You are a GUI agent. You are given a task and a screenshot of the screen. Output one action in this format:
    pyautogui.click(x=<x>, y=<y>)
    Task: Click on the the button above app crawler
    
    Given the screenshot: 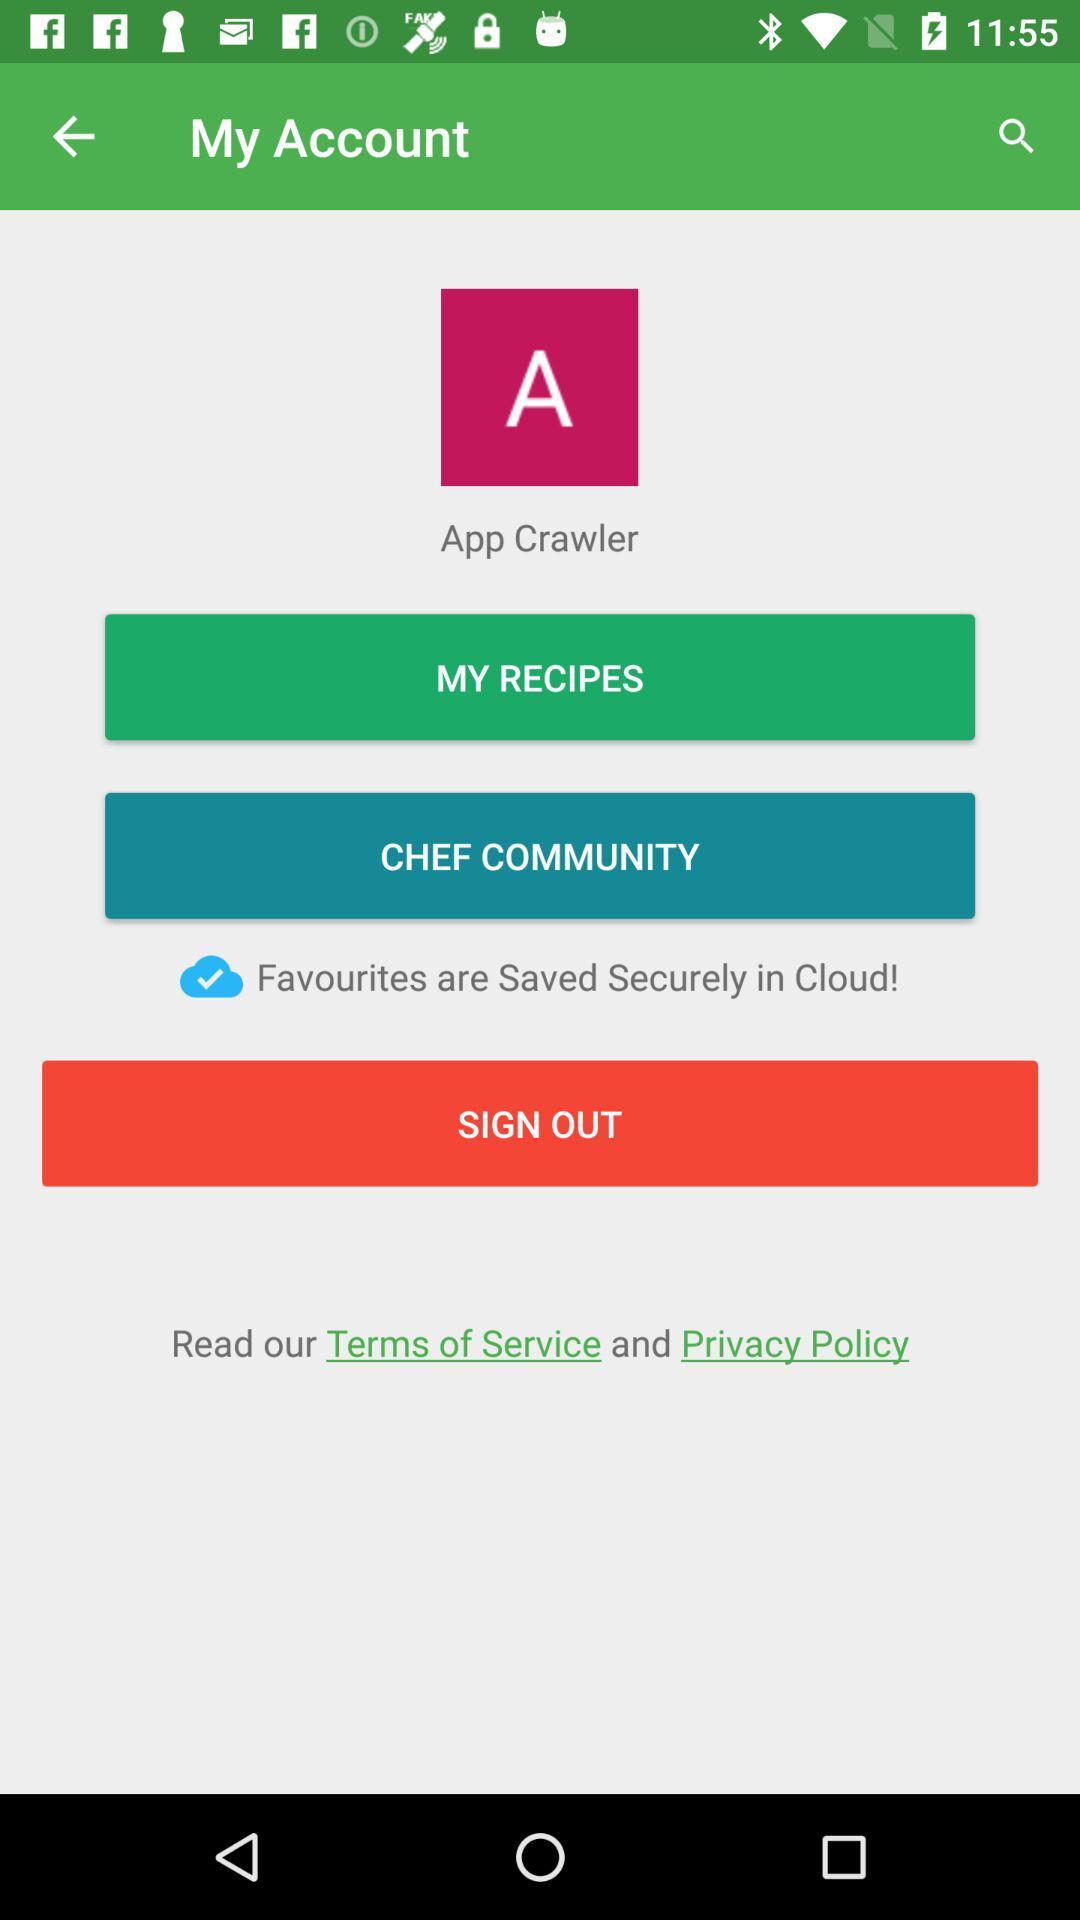 What is the action you would take?
    pyautogui.click(x=538, y=387)
    